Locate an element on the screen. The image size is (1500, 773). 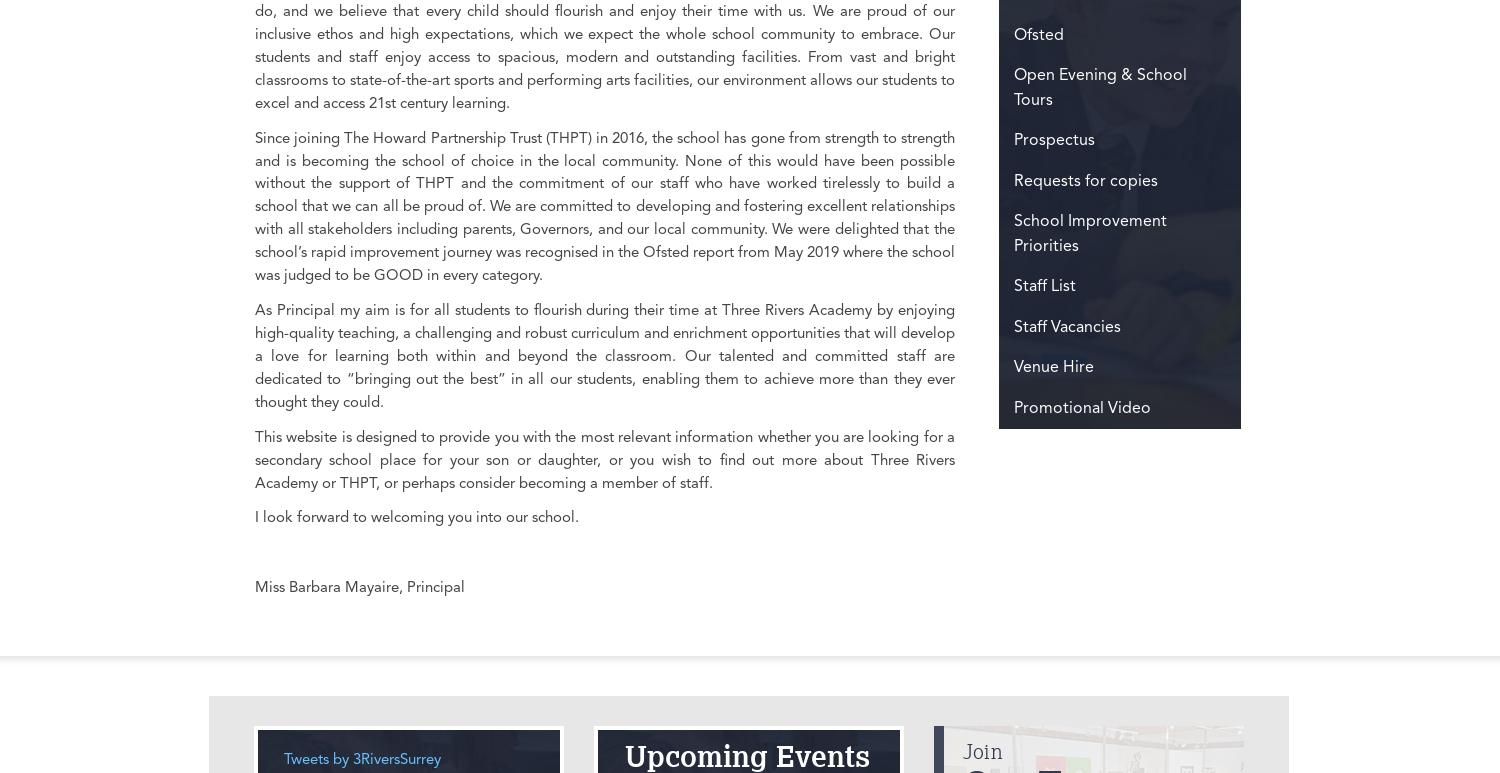
'Bell Farm Way, Hersham' is located at coordinates (255, 155).